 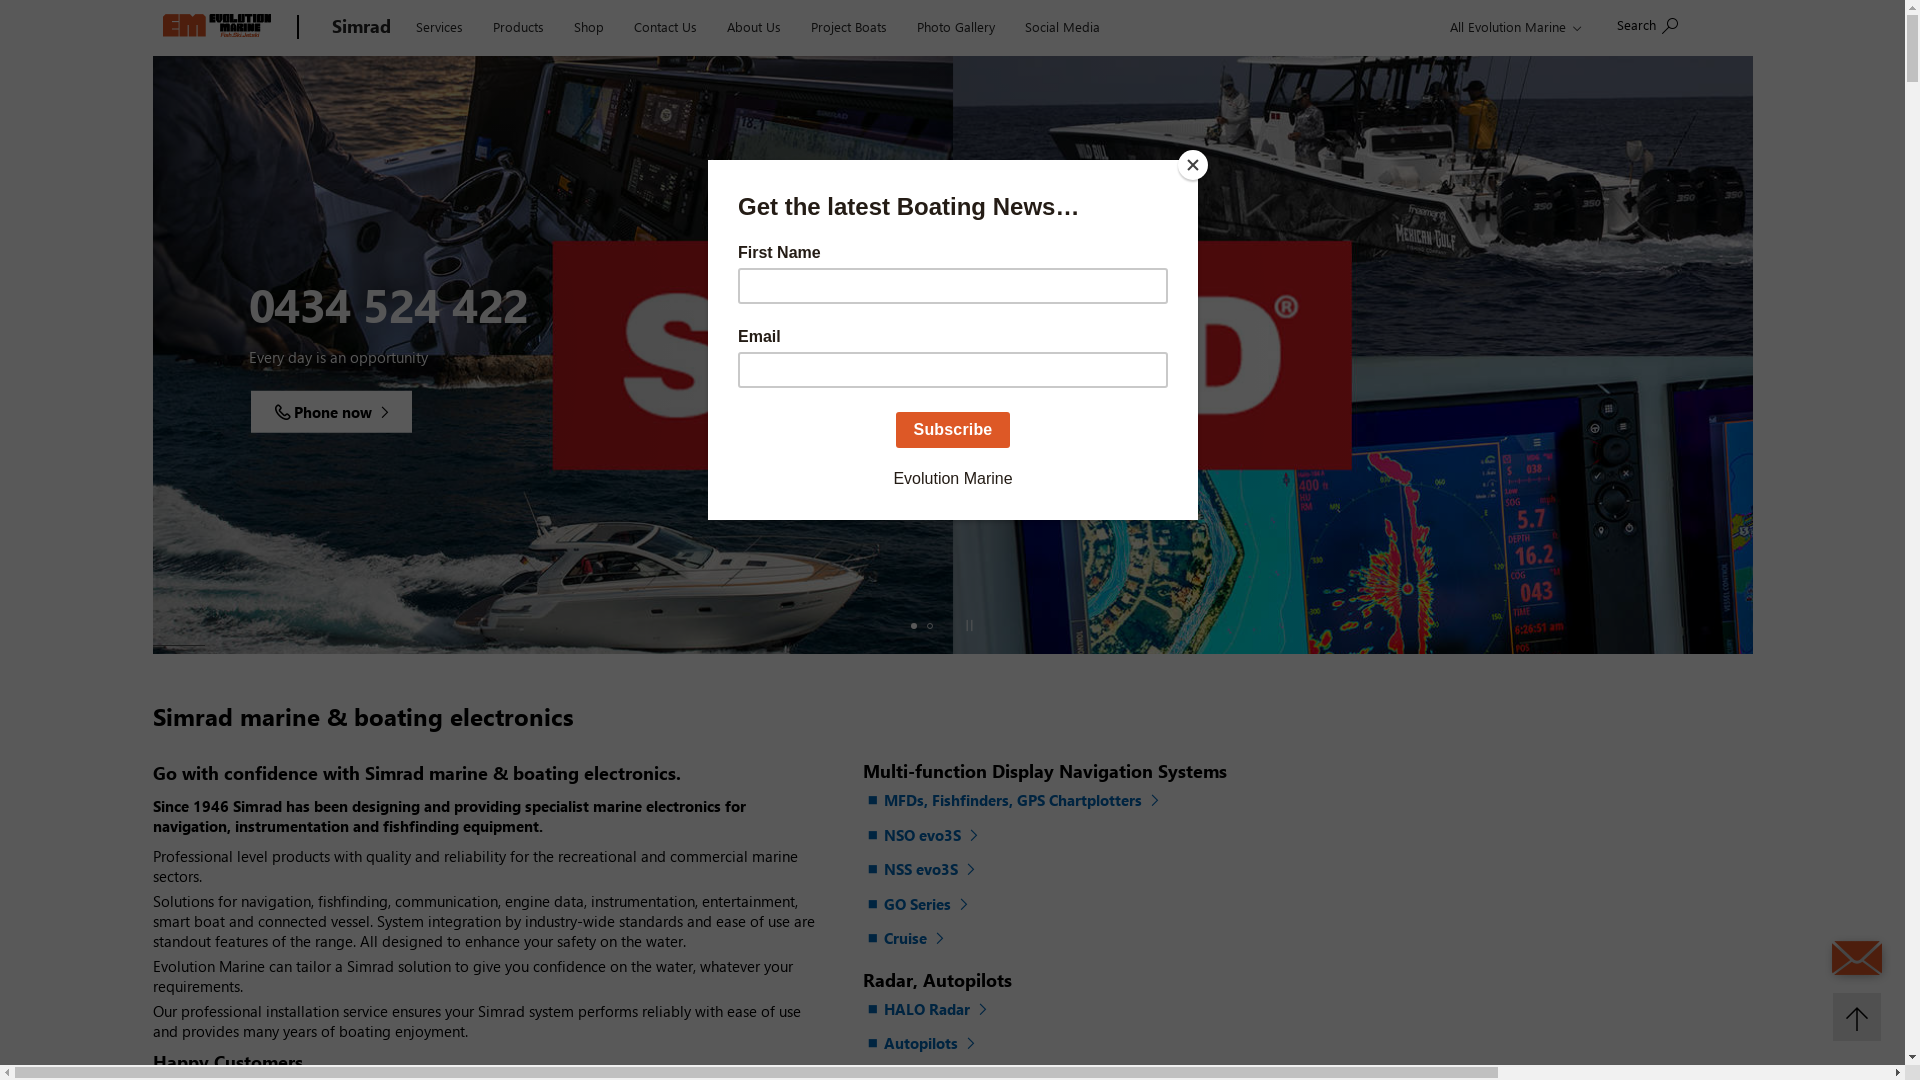 I want to click on 'Project Boats', so click(x=849, y=24).